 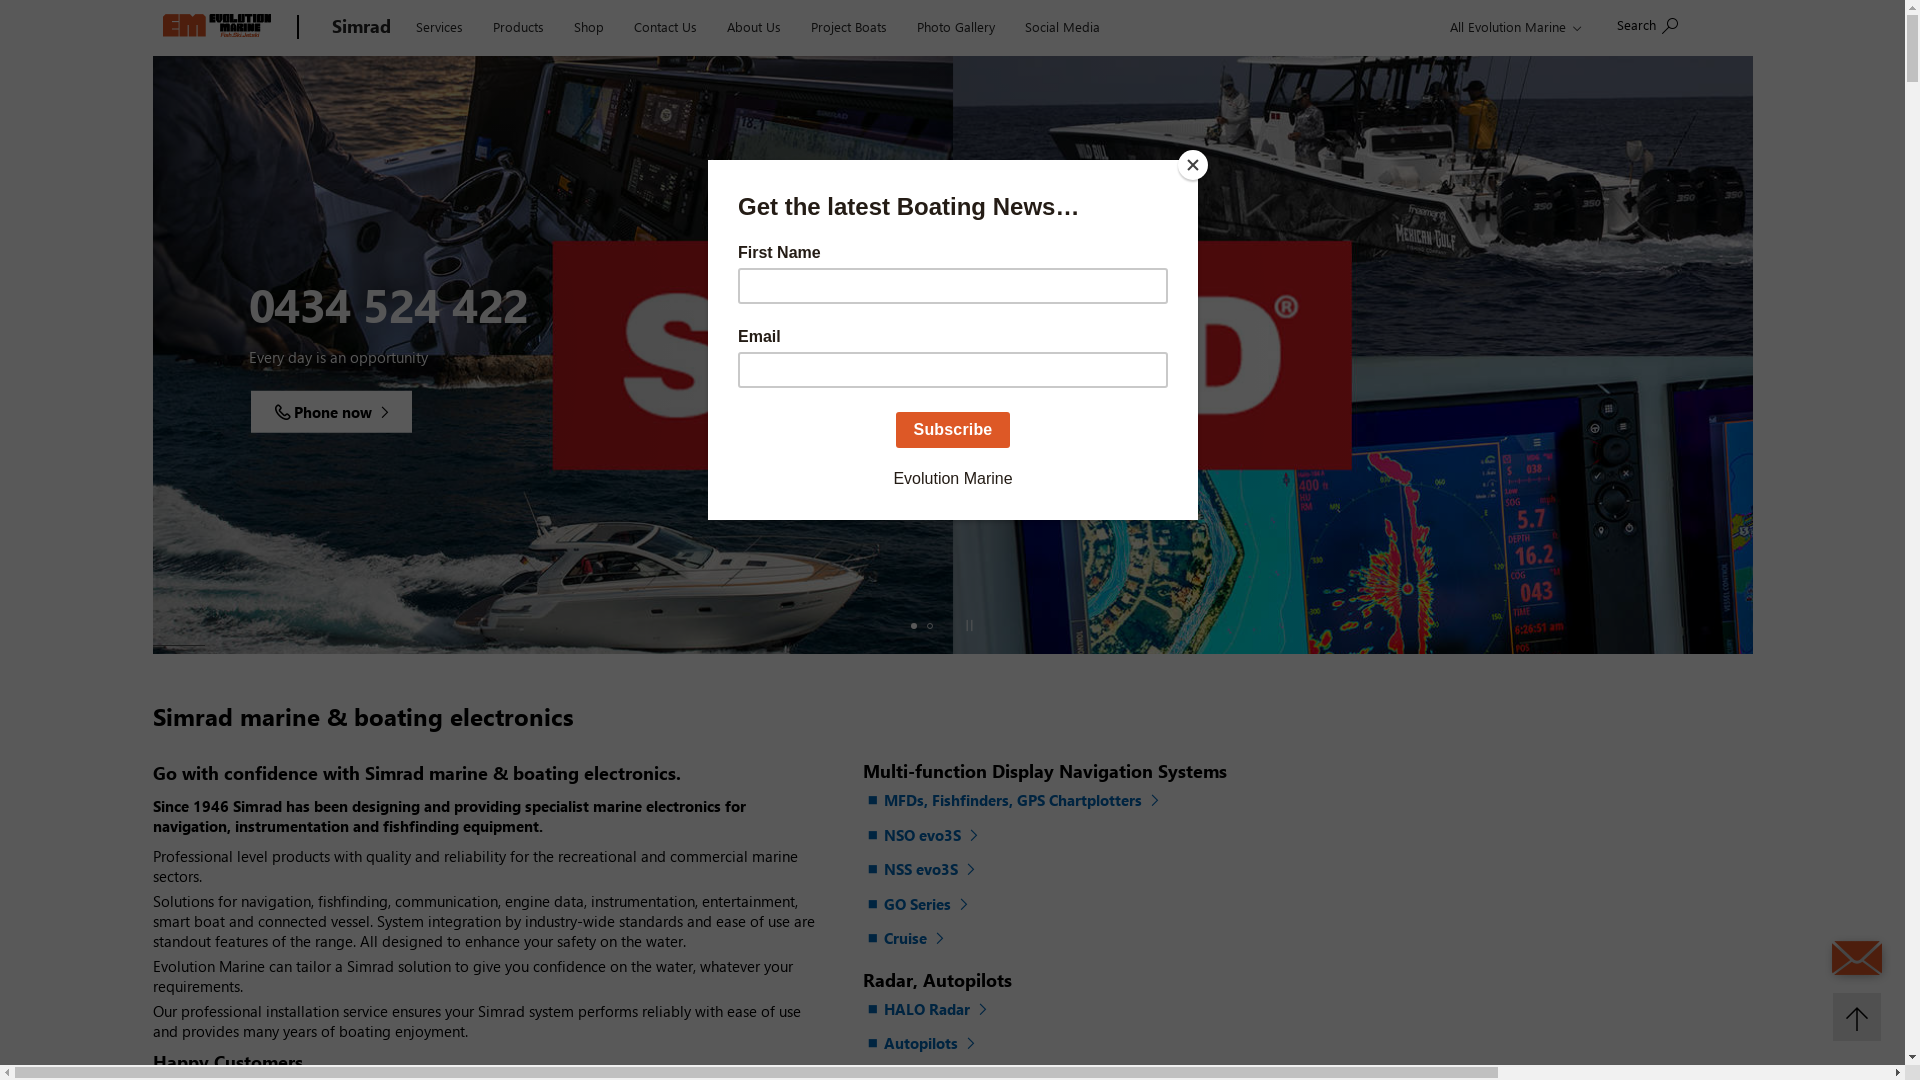 I want to click on 'Project Boats', so click(x=849, y=24).